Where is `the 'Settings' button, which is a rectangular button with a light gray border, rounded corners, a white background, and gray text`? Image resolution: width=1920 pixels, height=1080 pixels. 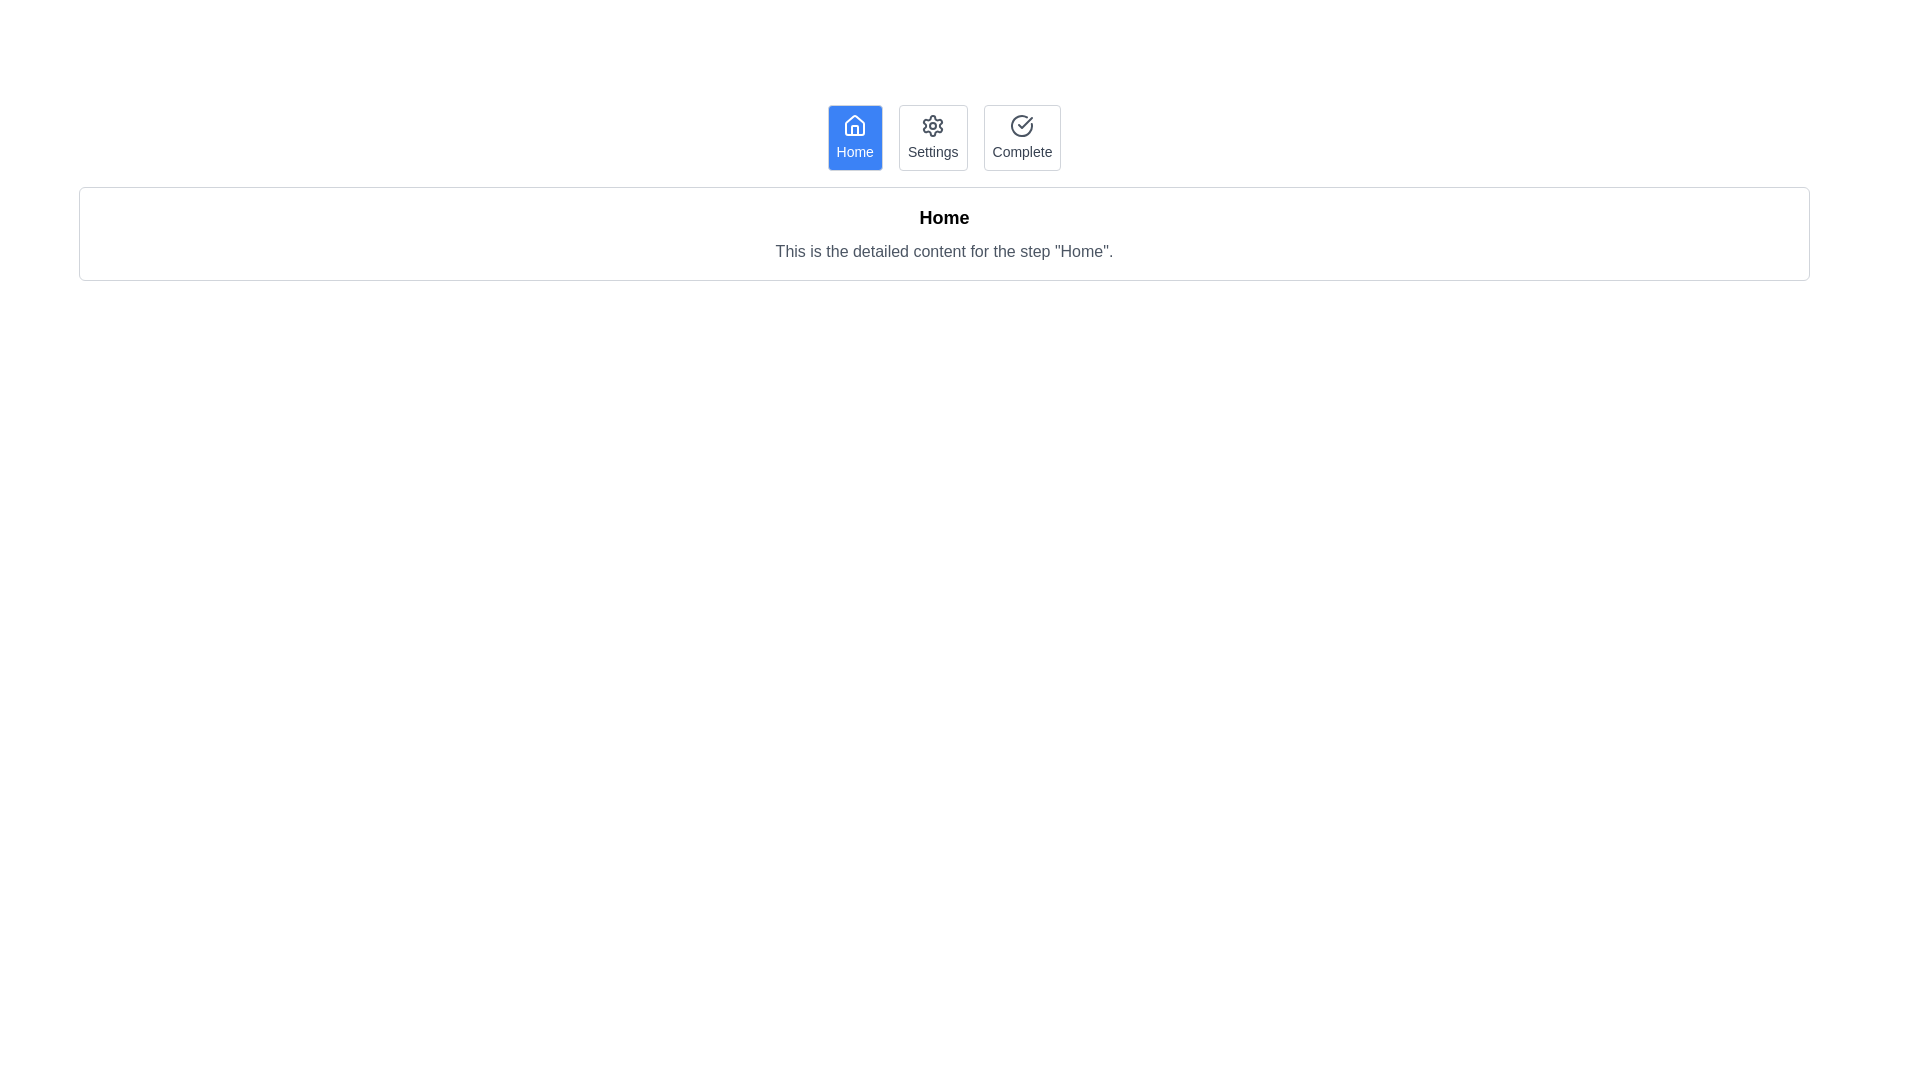 the 'Settings' button, which is a rectangular button with a light gray border, rounded corners, a white background, and gray text is located at coordinates (932, 137).